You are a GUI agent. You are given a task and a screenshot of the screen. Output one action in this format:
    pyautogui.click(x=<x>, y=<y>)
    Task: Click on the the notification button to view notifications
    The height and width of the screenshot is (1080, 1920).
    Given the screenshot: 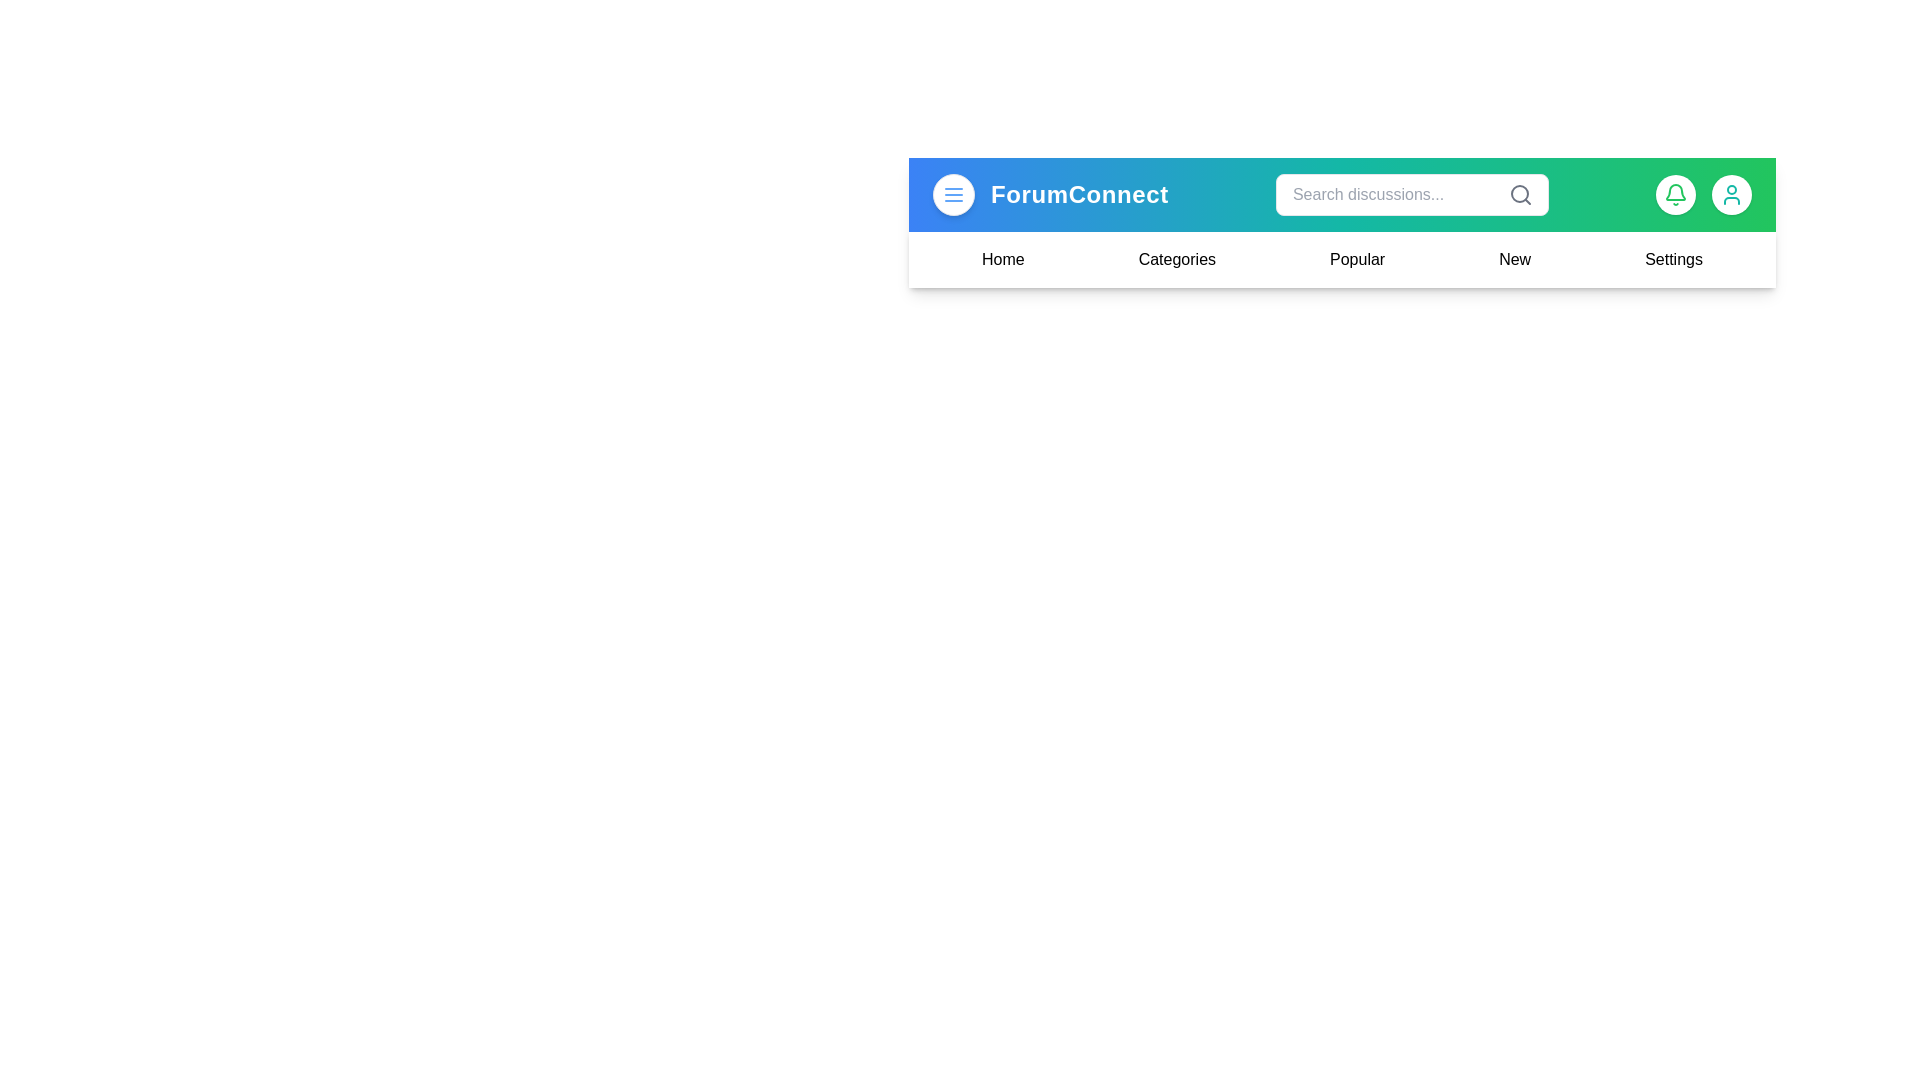 What is the action you would take?
    pyautogui.click(x=1675, y=195)
    